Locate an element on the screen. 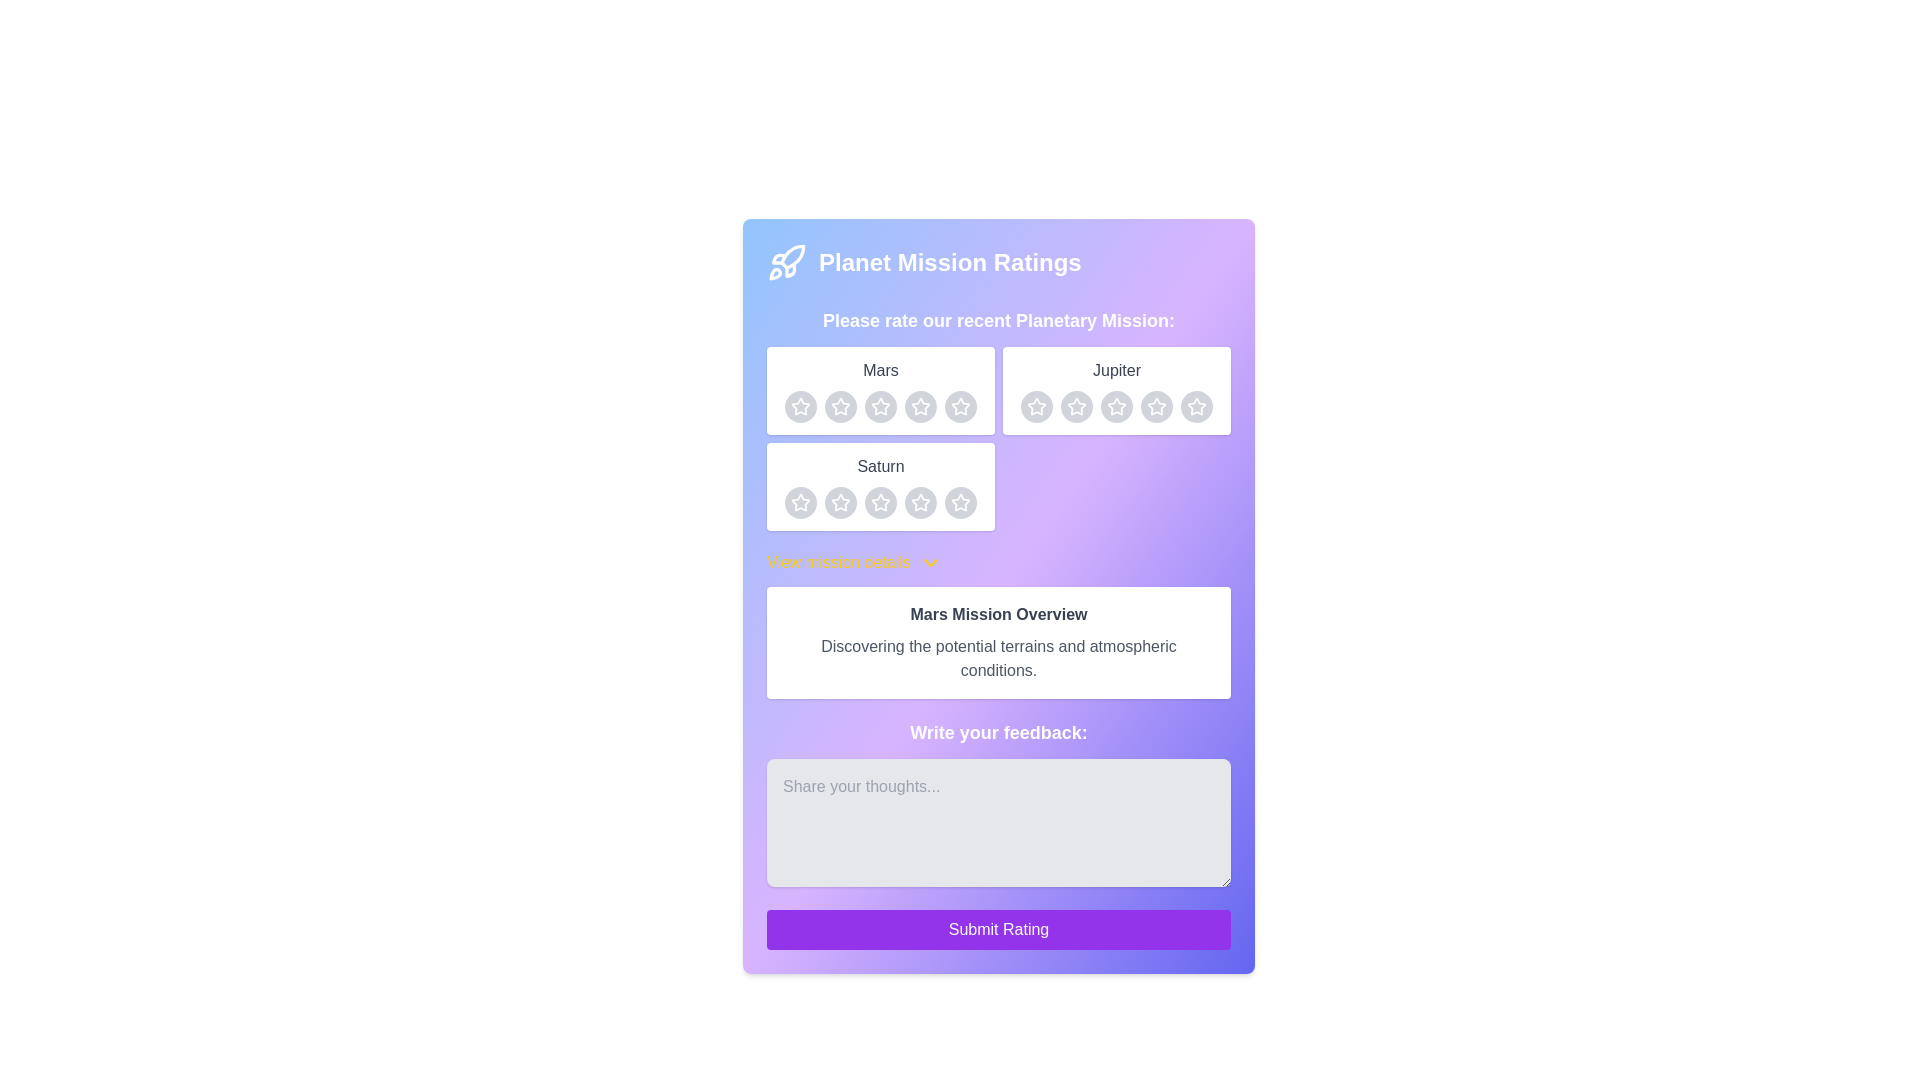  the first star in the third row under the Saturn section of the rating star component is located at coordinates (920, 501).